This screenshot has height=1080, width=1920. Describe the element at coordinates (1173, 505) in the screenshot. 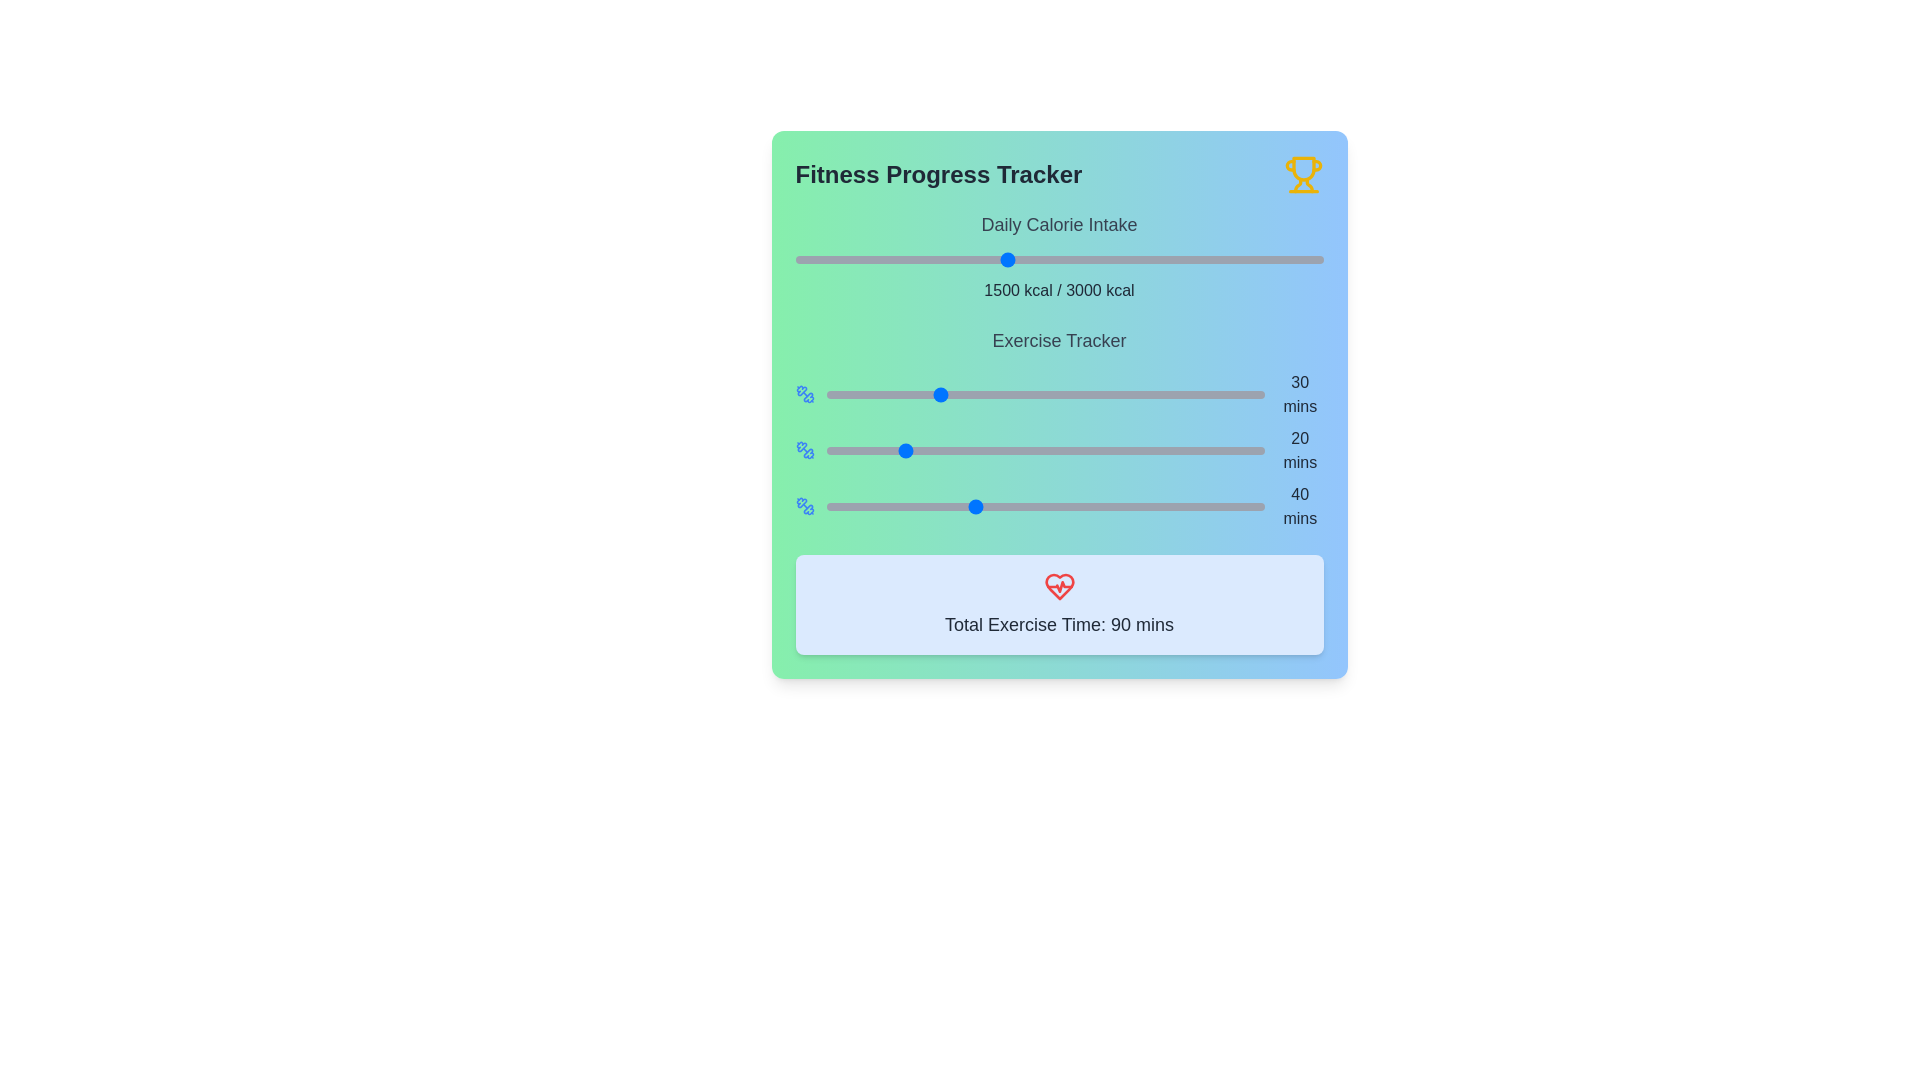

I see `the exercise duration` at that location.